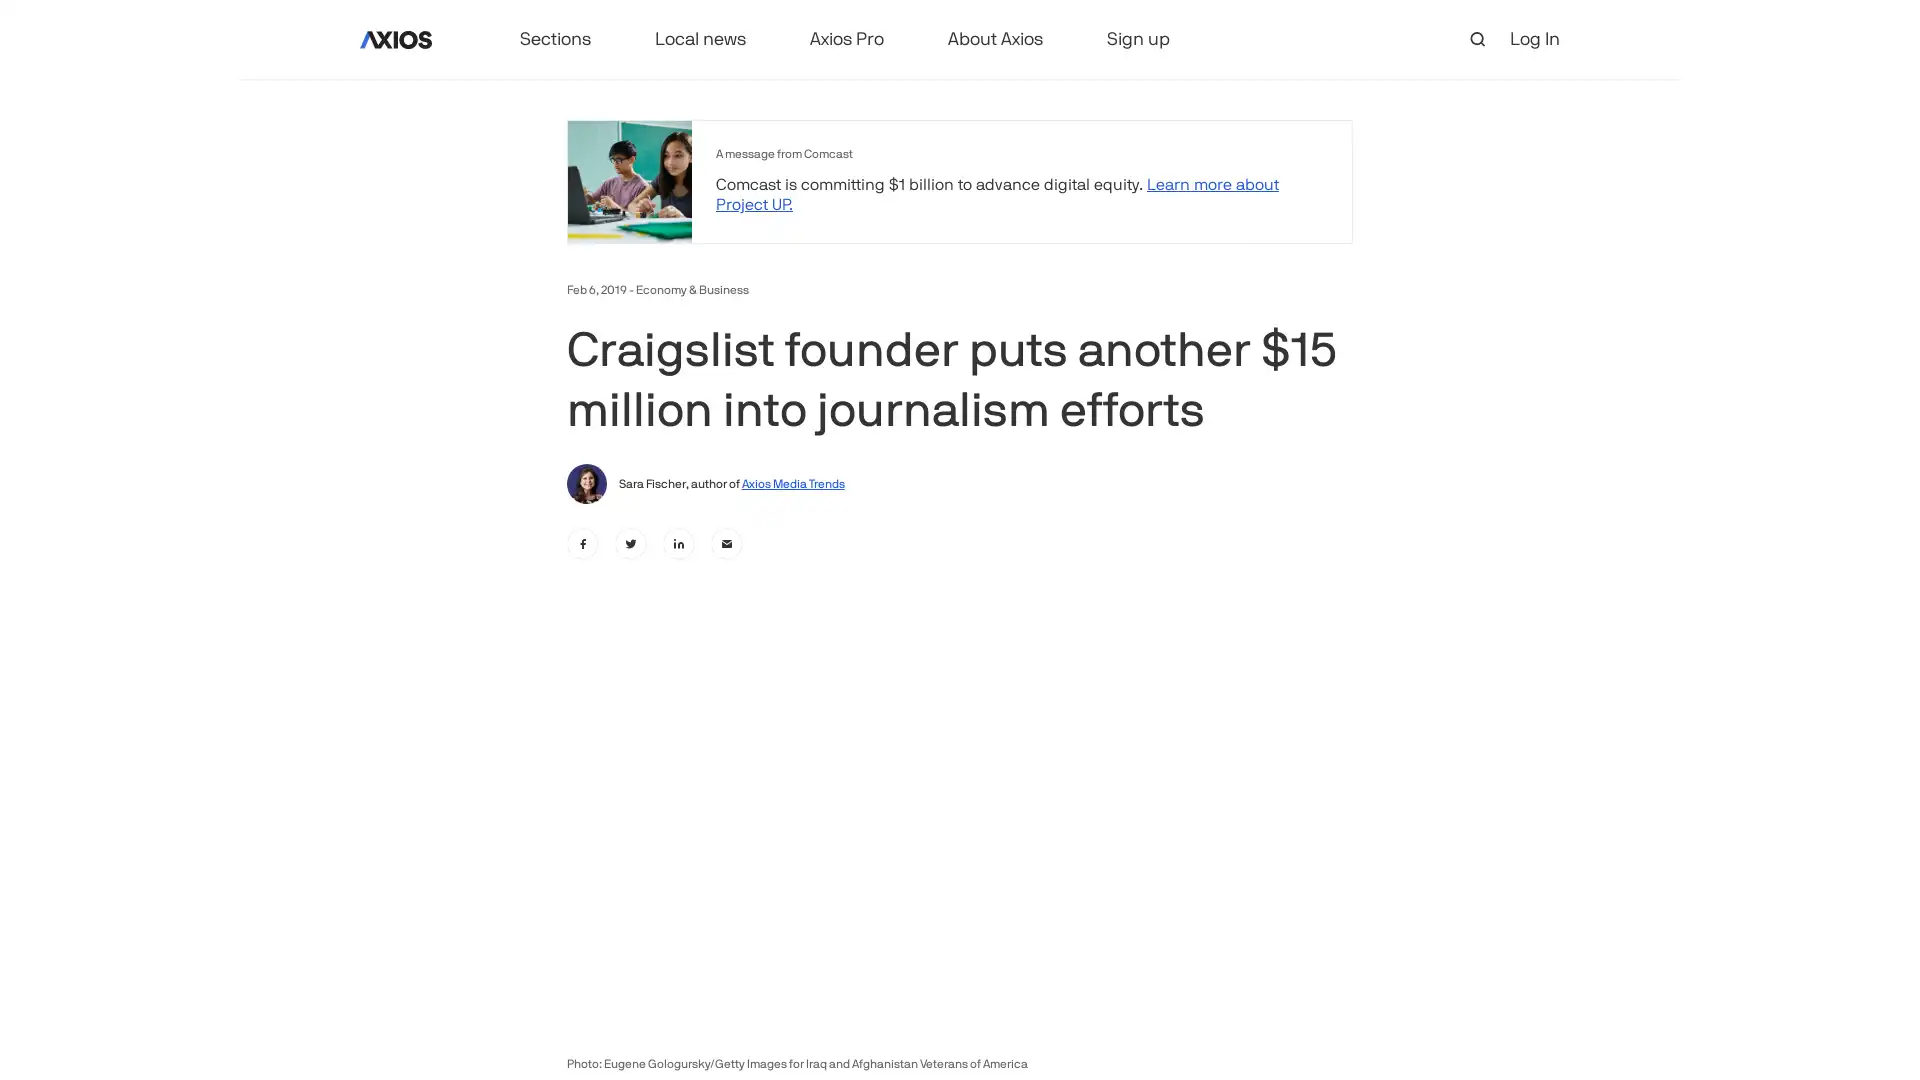 This screenshot has height=1080, width=1920. What do you see at coordinates (580, 543) in the screenshot?
I see `facebook` at bounding box center [580, 543].